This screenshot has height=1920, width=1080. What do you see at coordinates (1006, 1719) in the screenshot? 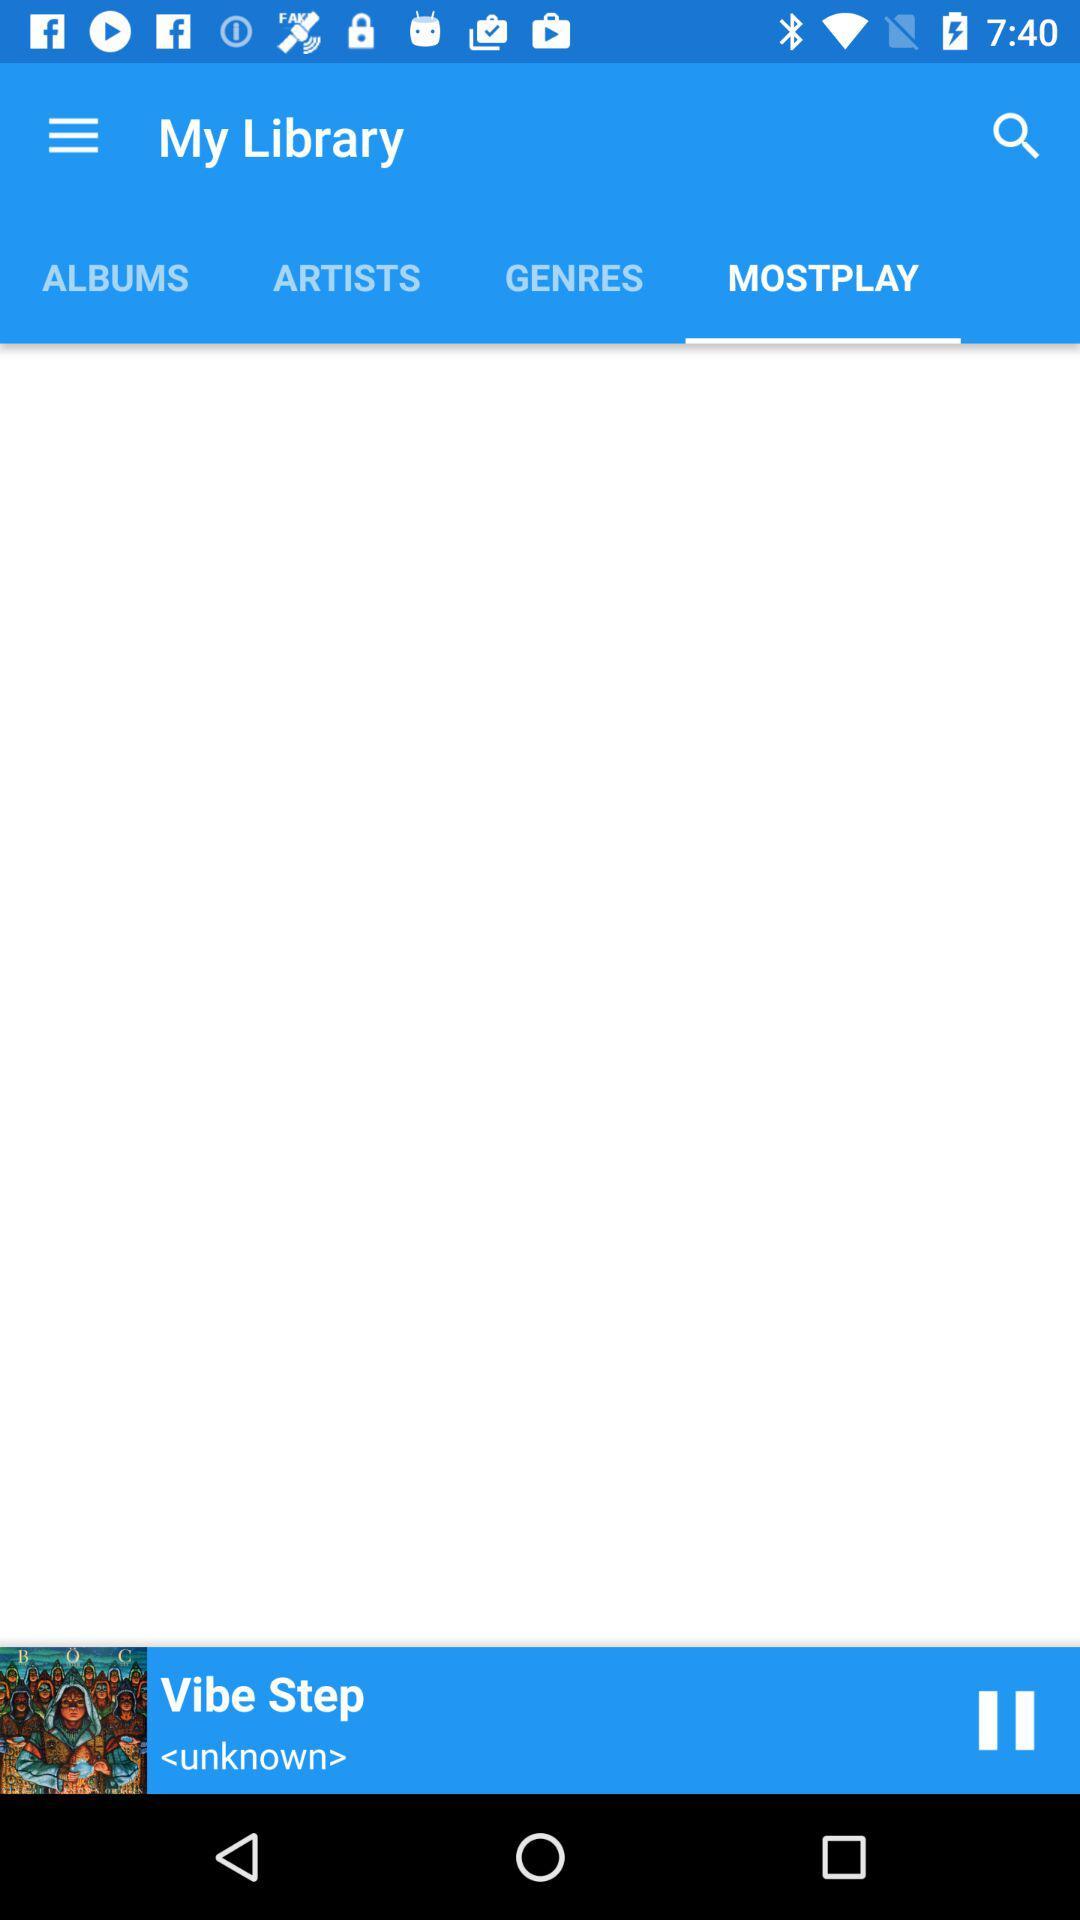
I see `pause music` at bounding box center [1006, 1719].